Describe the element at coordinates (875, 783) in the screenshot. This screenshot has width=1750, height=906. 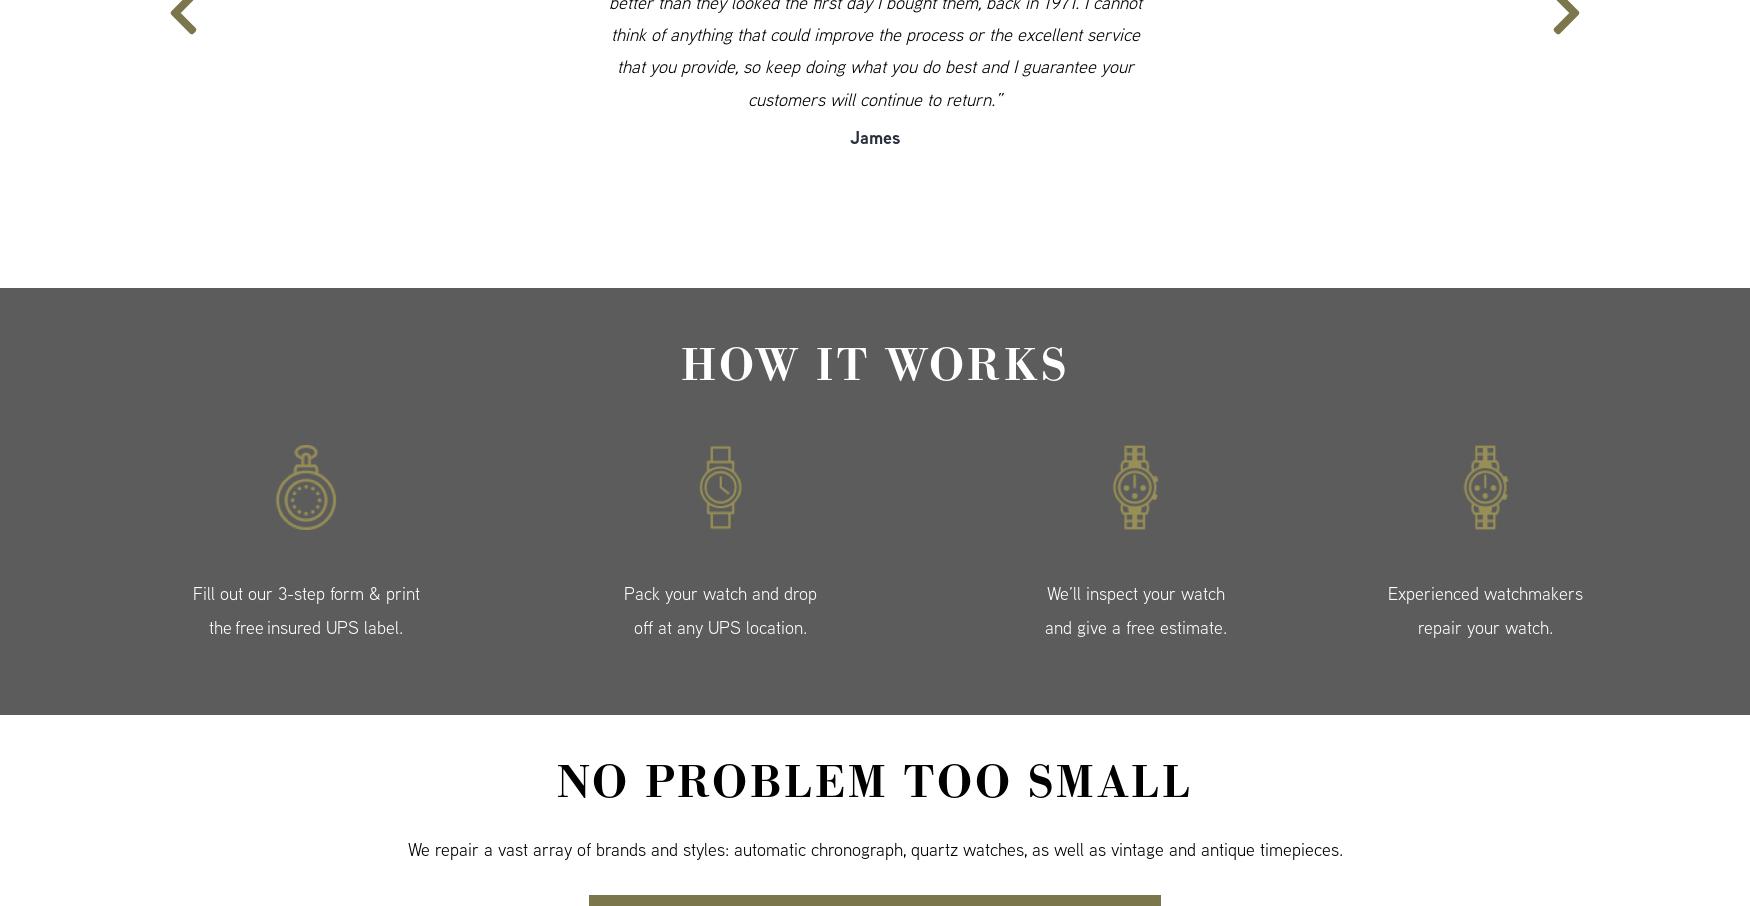
I see `'No Problem Too Small'` at that location.